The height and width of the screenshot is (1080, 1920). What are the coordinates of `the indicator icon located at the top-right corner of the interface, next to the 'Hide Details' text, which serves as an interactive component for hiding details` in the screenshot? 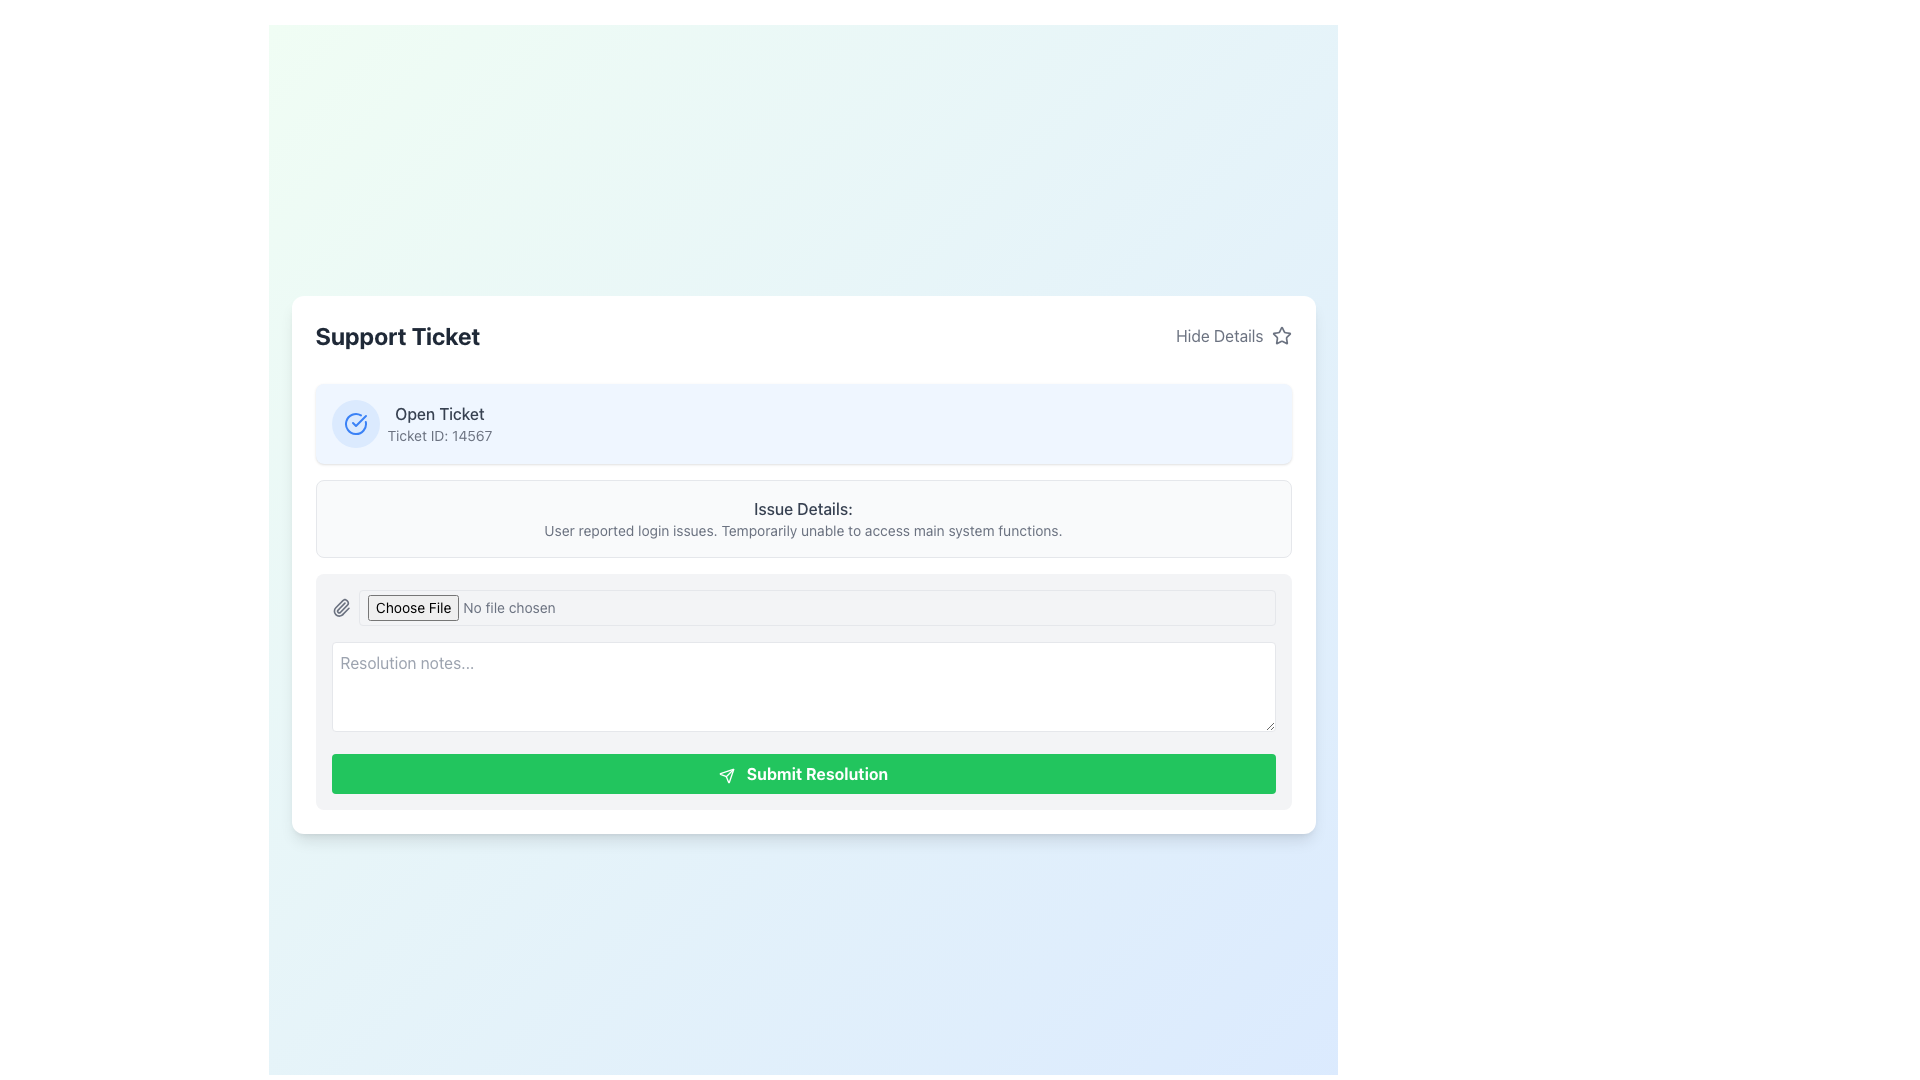 It's located at (1281, 334).